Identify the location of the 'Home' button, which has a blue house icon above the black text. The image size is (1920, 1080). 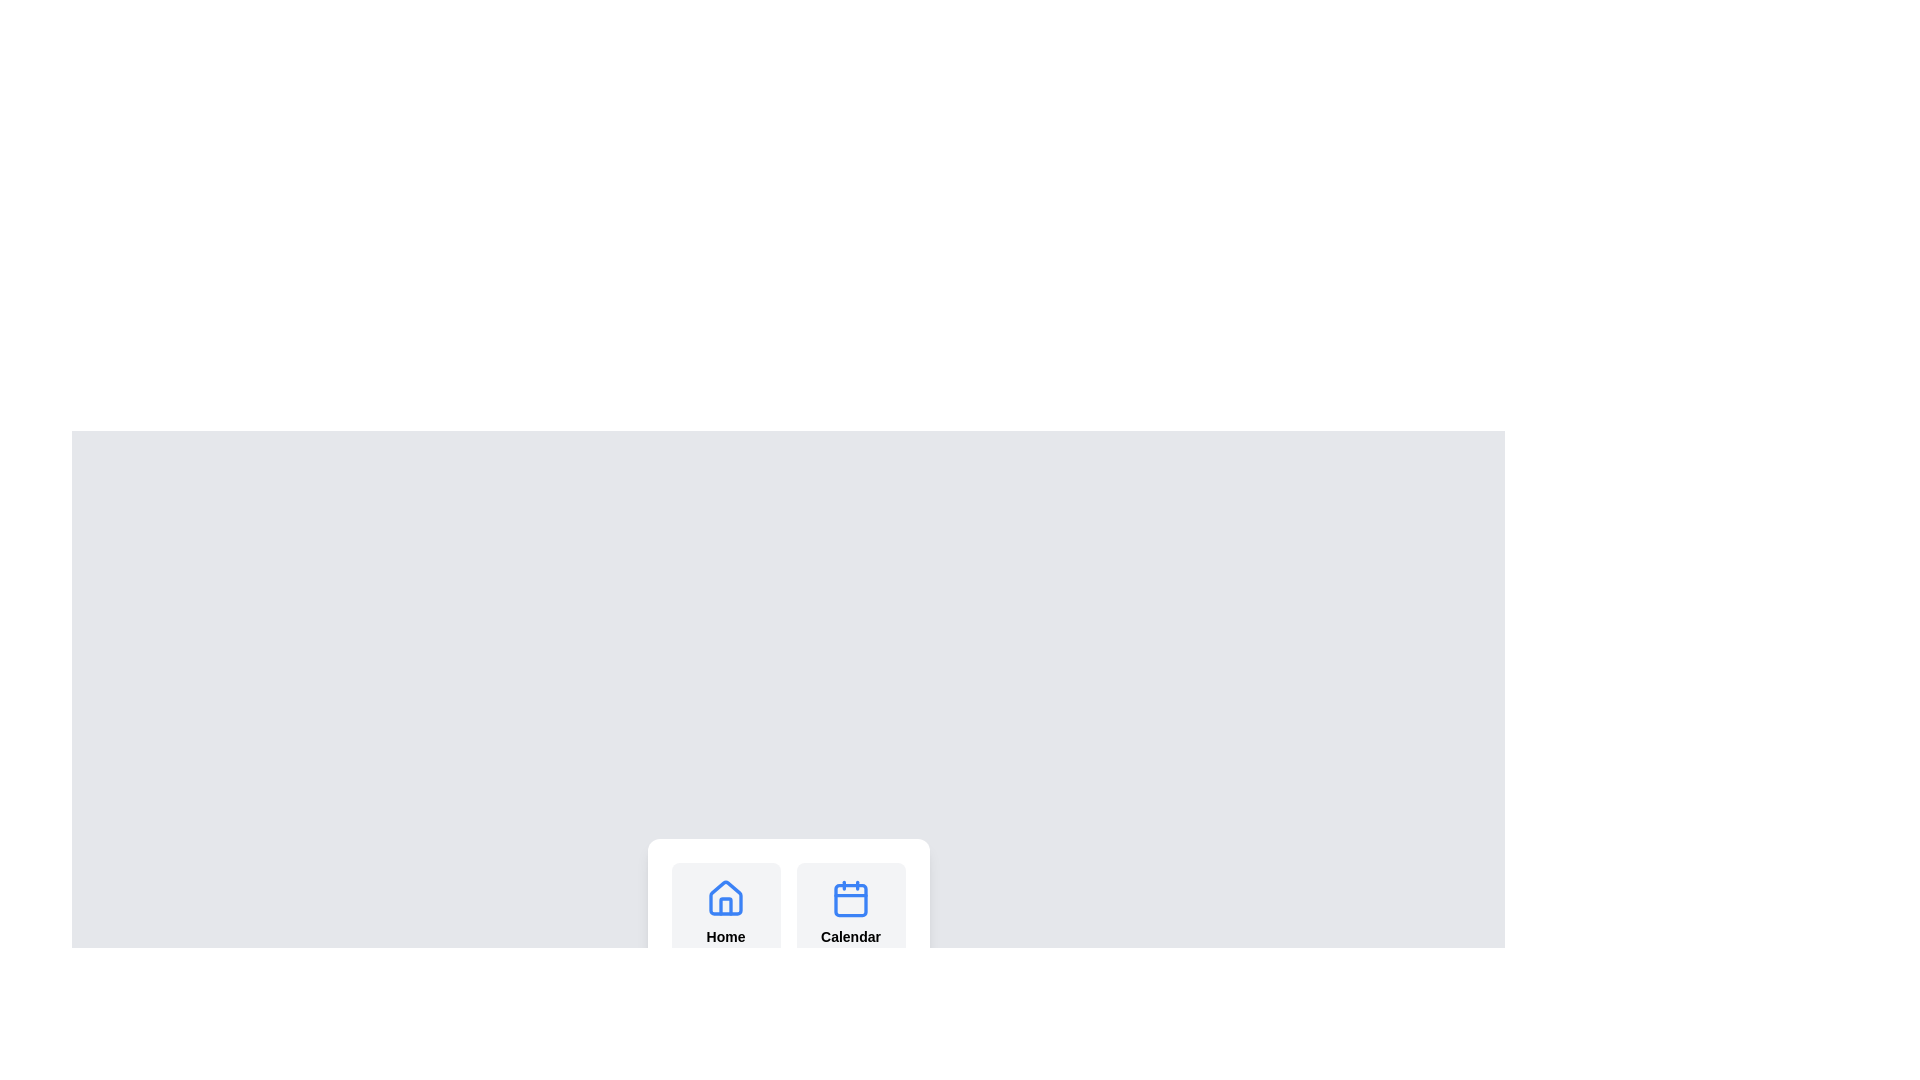
(724, 913).